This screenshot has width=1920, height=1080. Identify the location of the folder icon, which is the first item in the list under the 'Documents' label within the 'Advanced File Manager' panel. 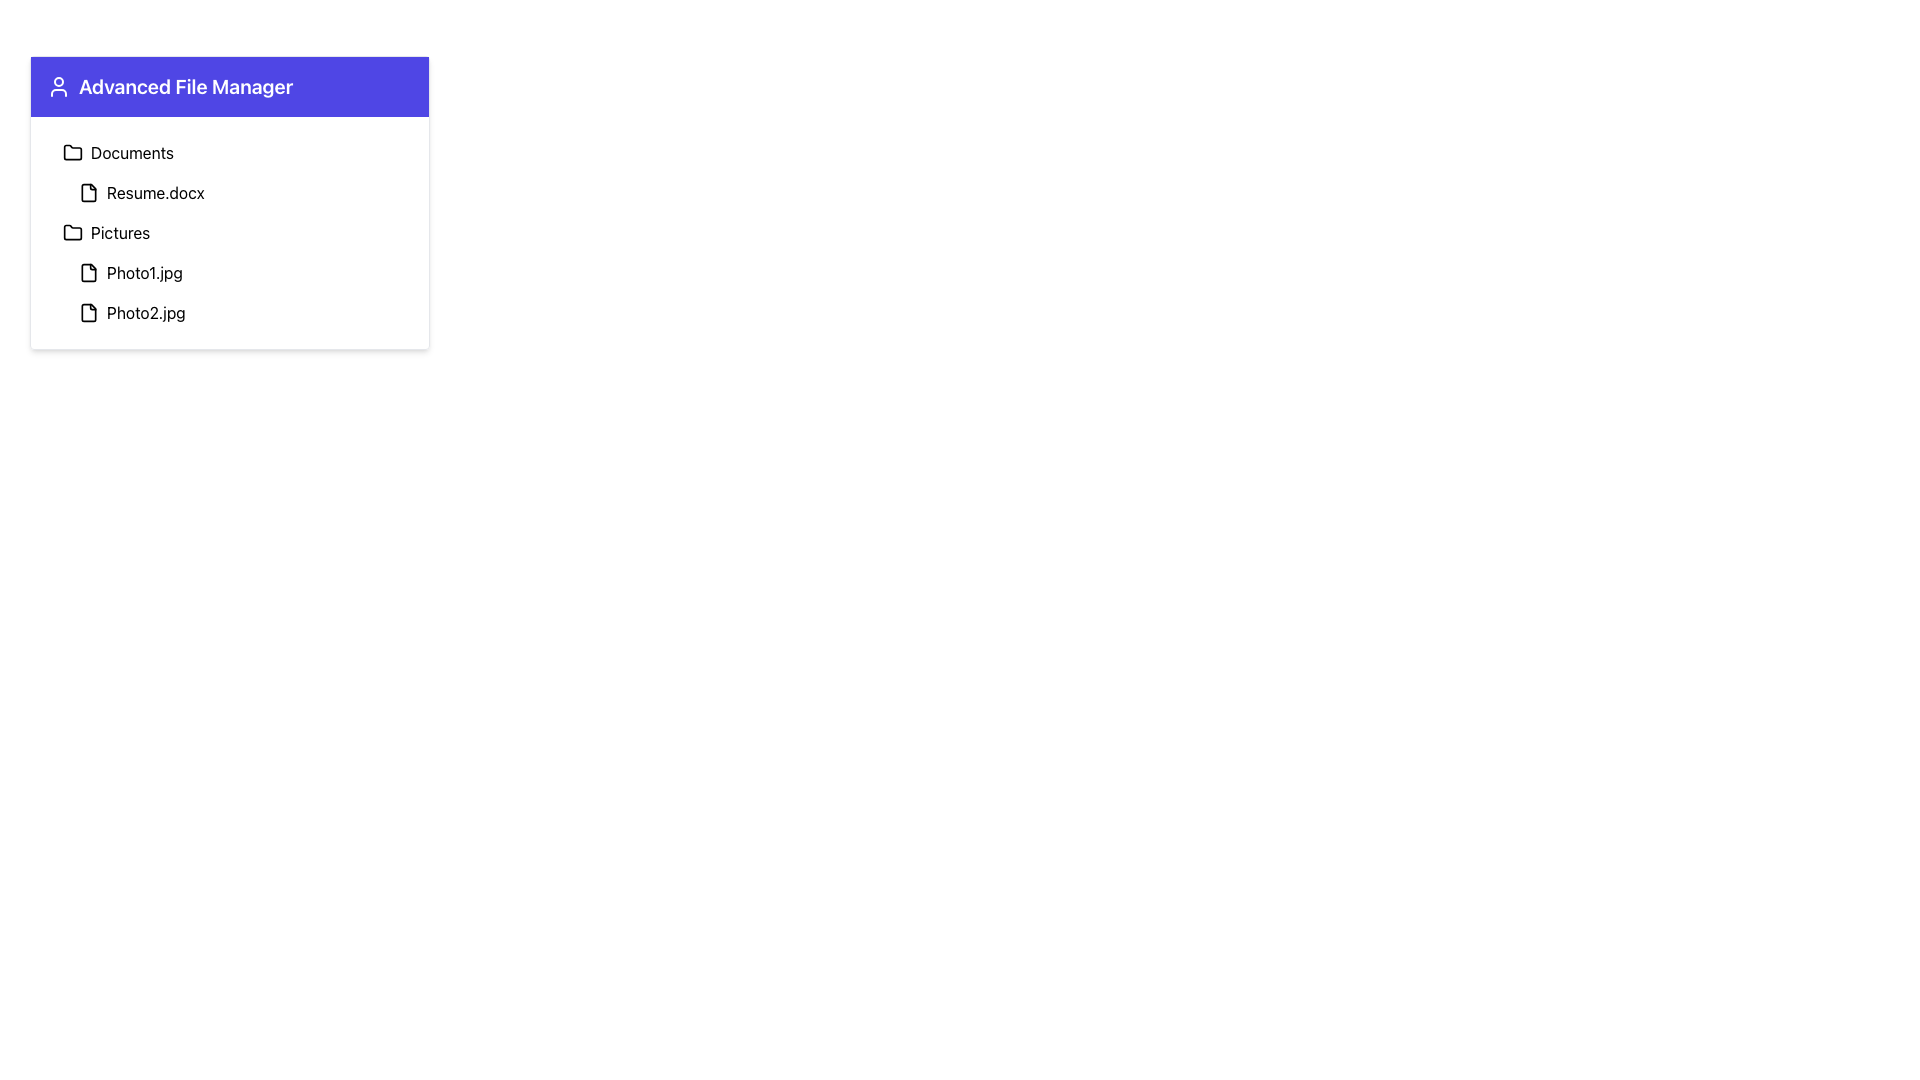
(72, 152).